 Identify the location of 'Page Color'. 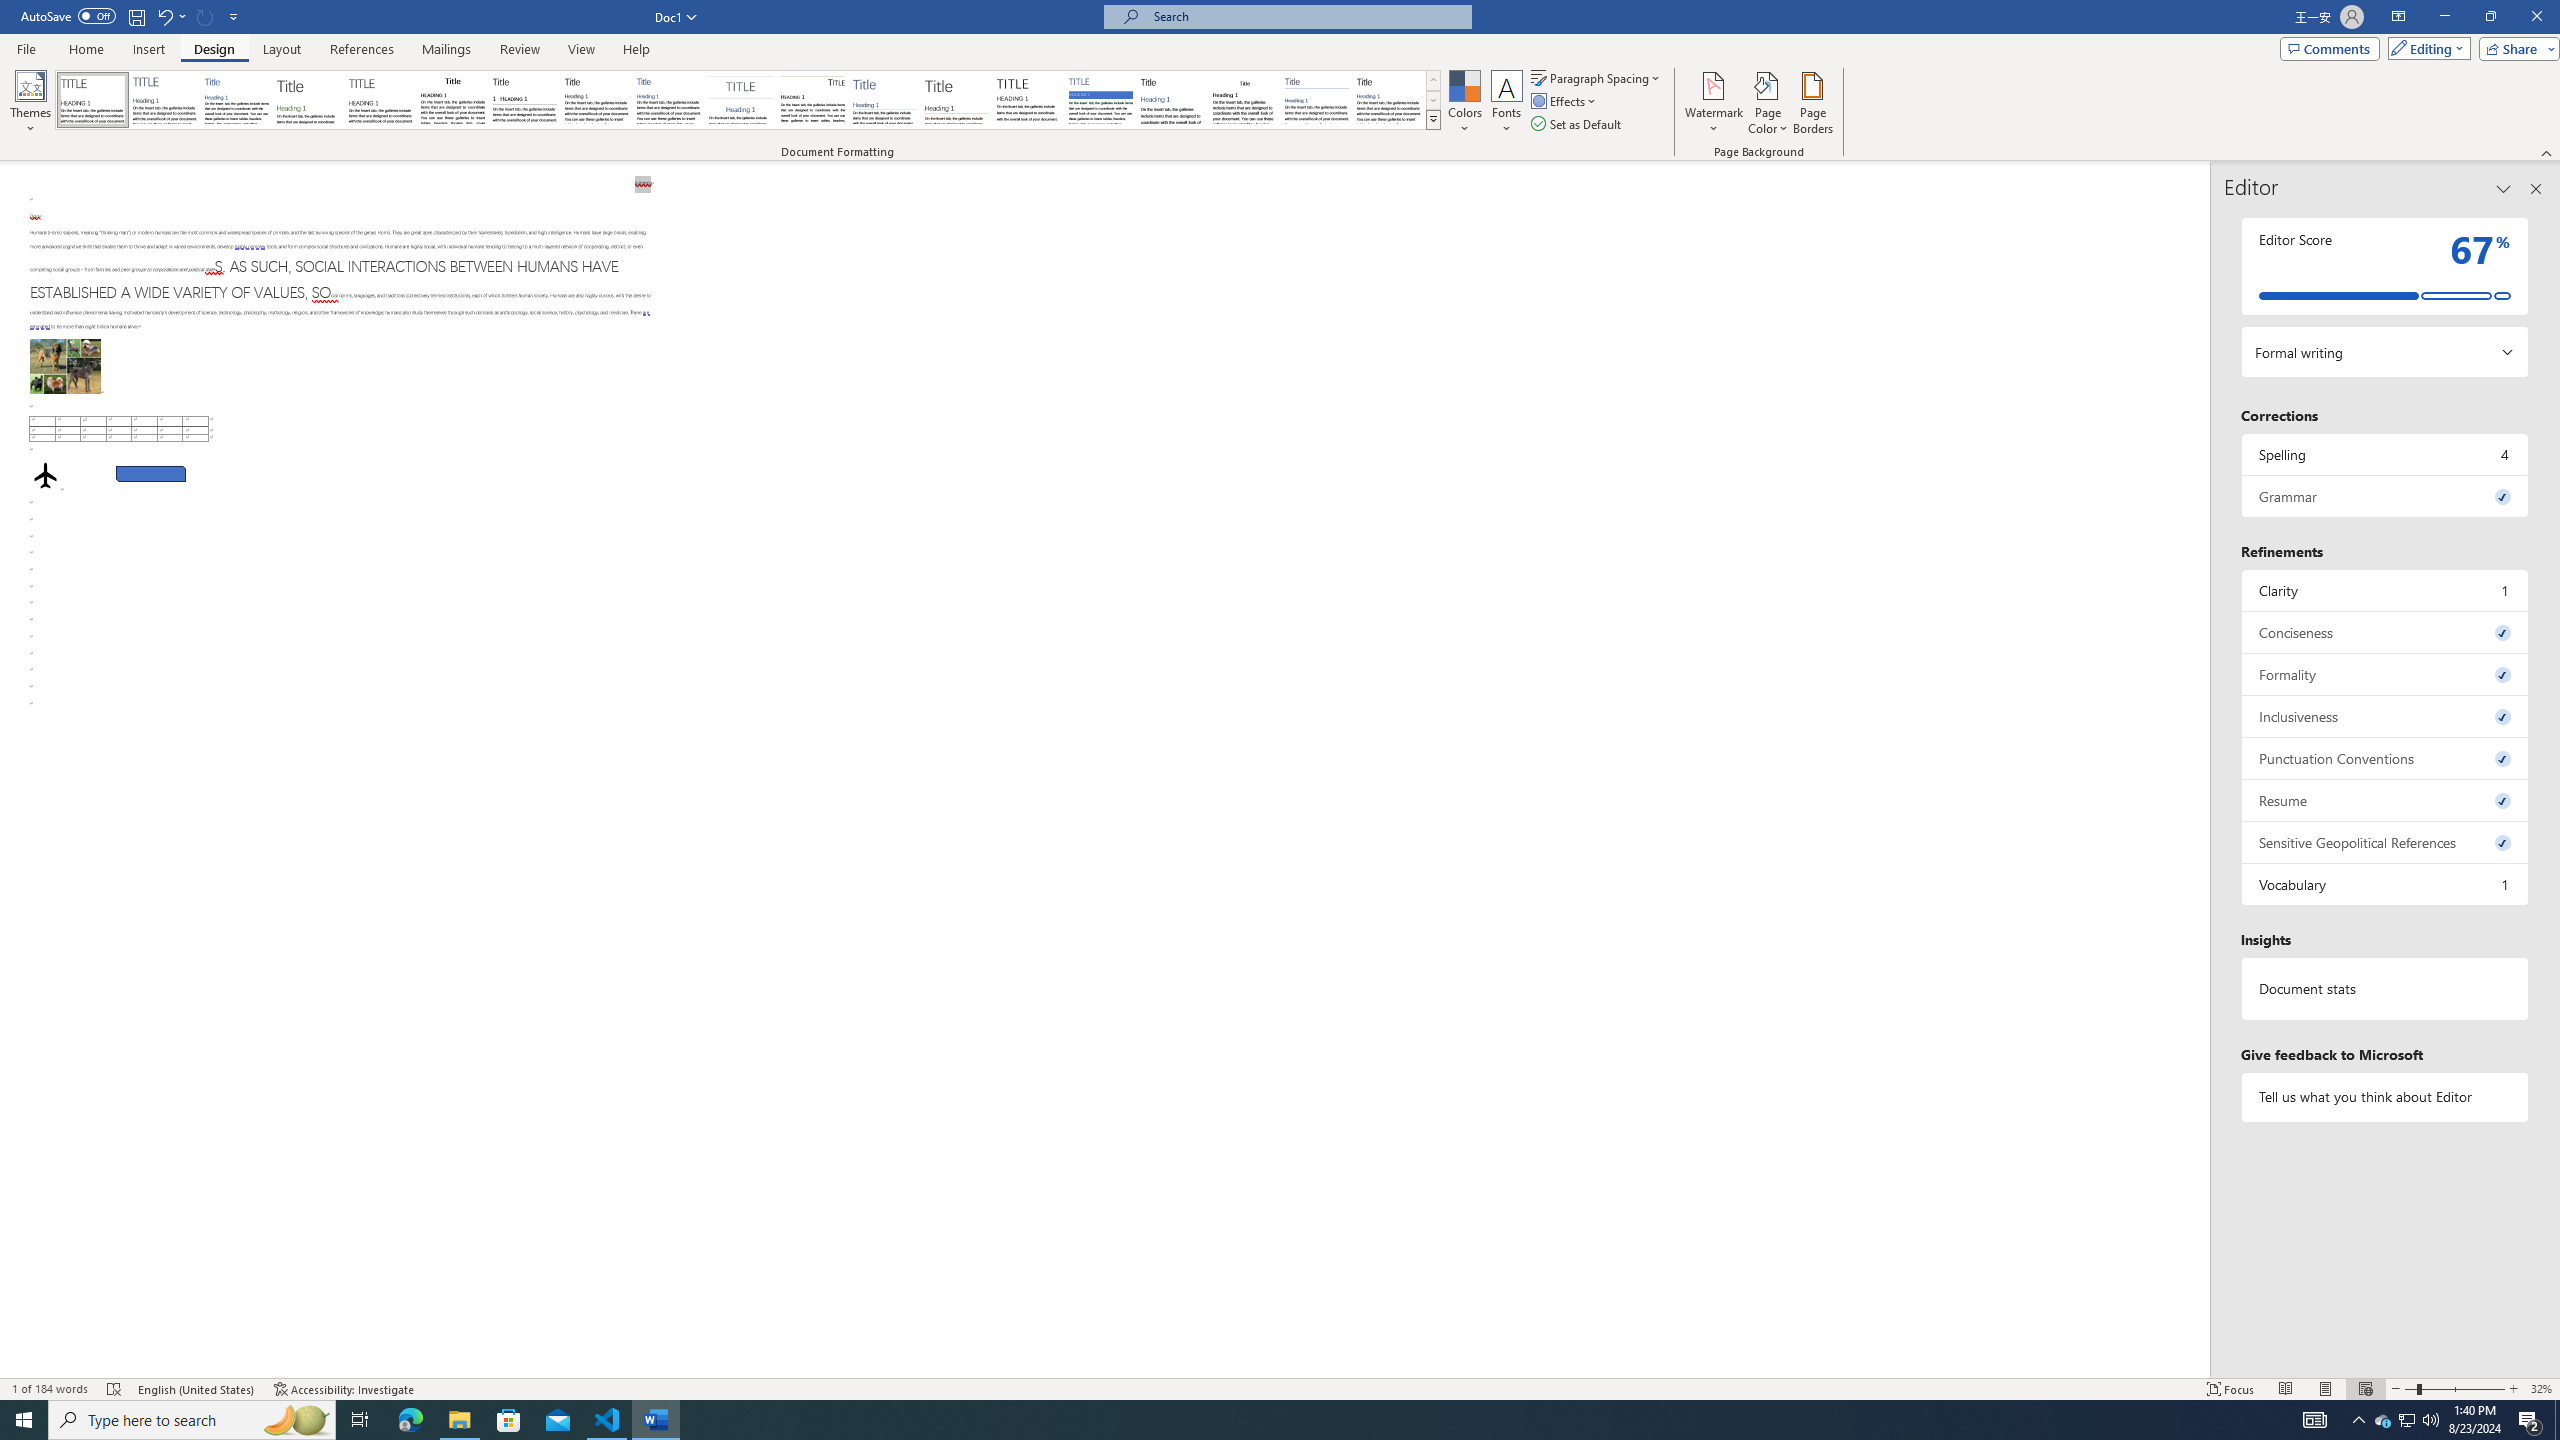
(1768, 103).